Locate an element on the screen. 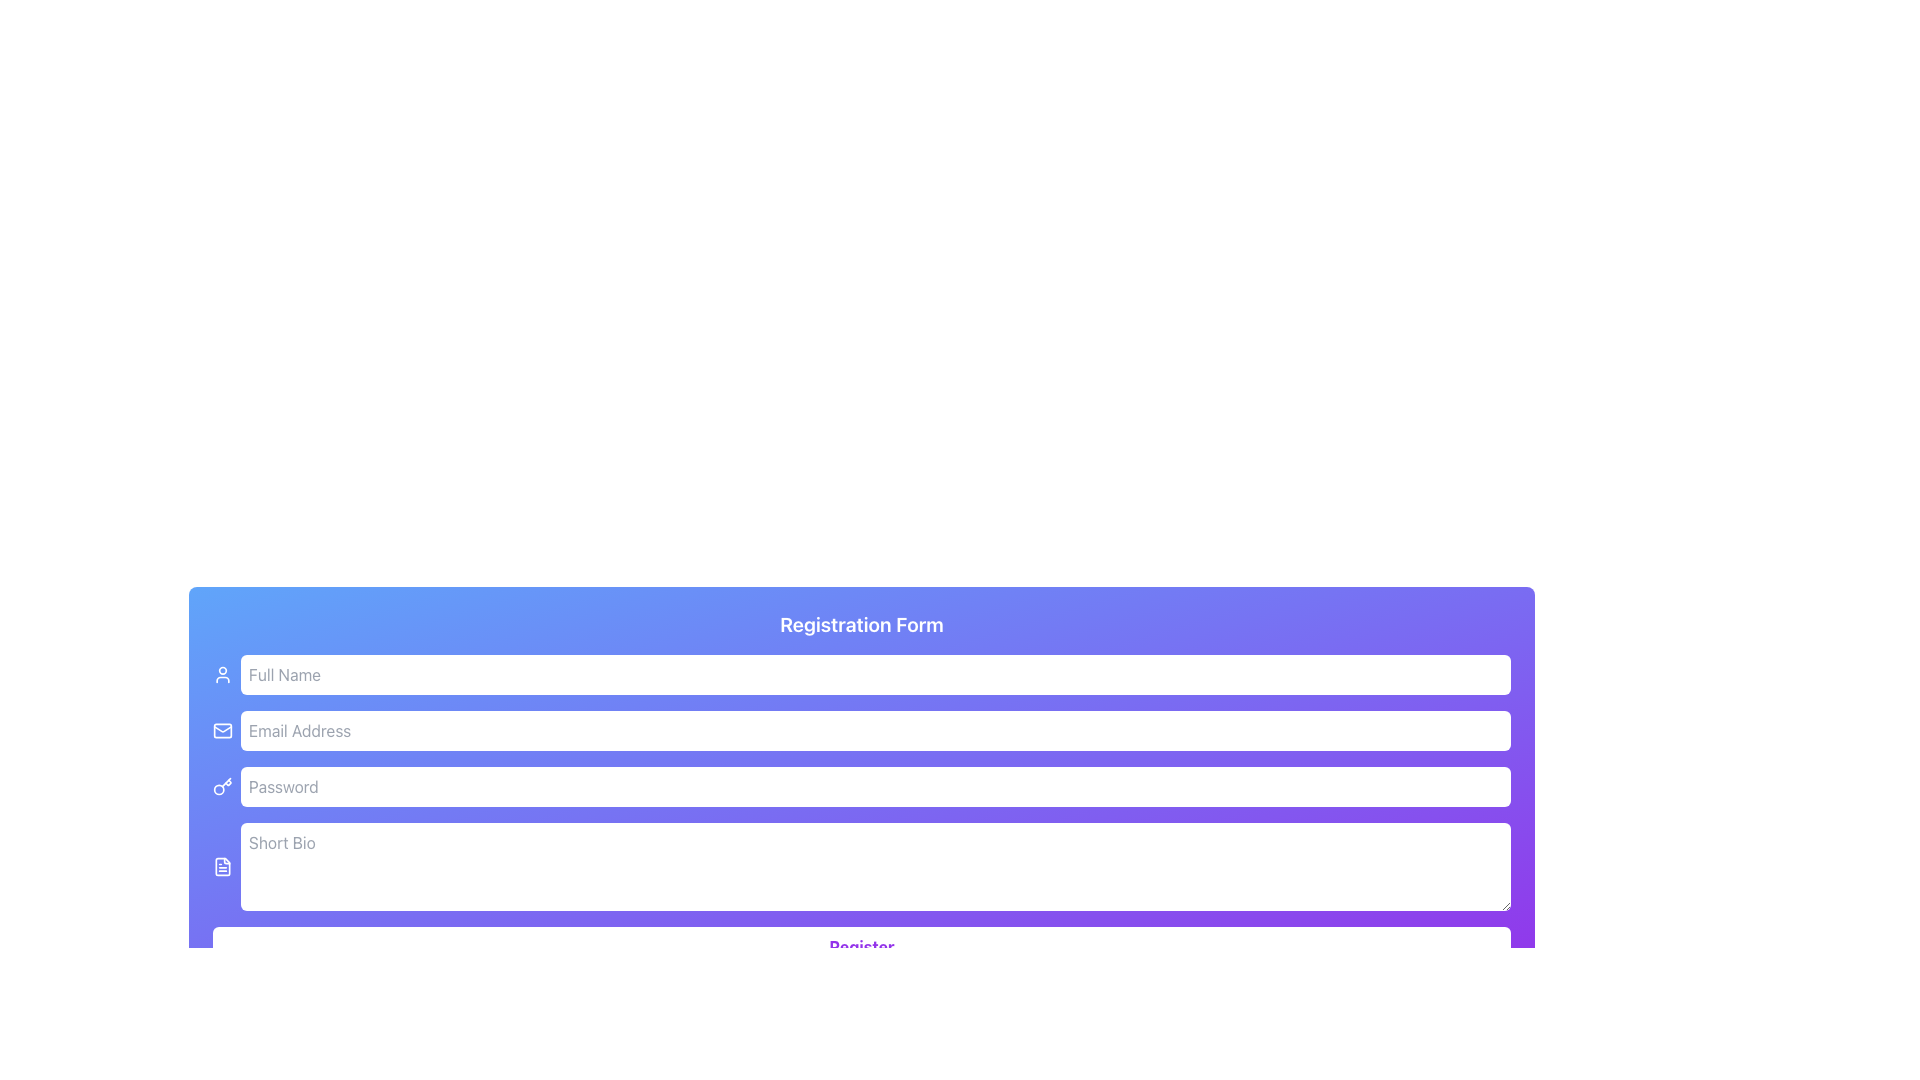 The width and height of the screenshot is (1920, 1080). the icon that represents the input field for entering a user's full name, located to the left of the 'Full Name' input field is located at coordinates (222, 675).